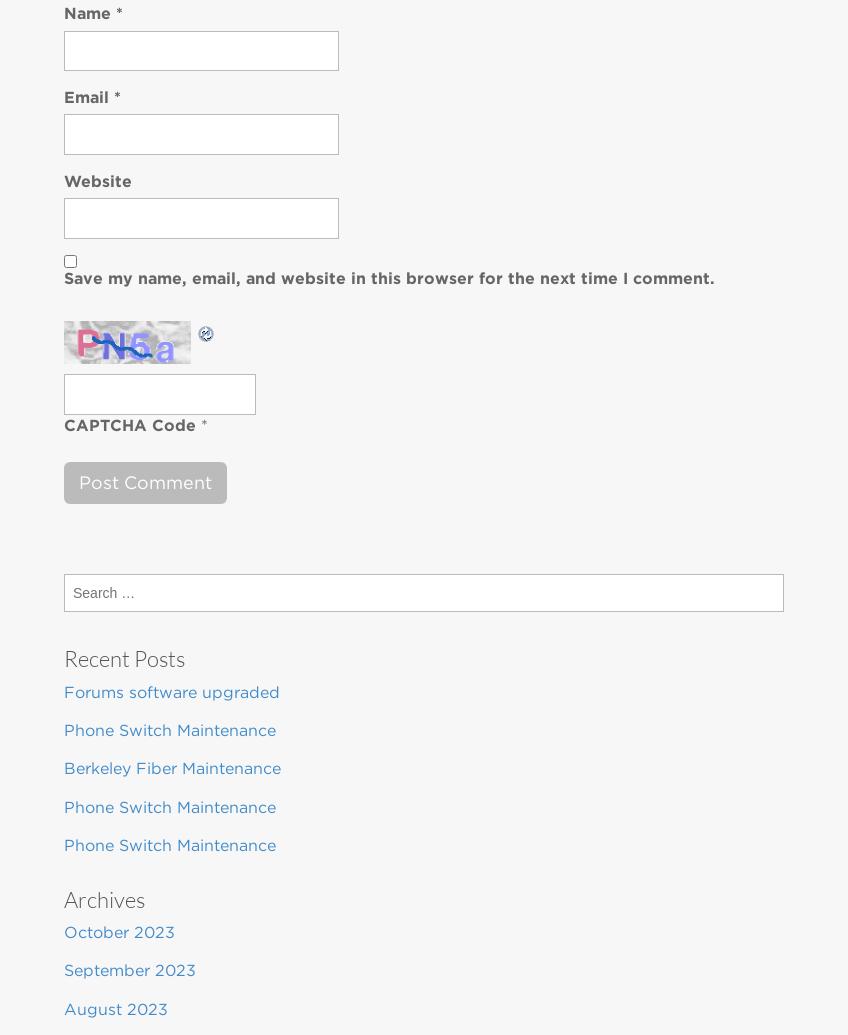 The height and width of the screenshot is (1035, 848). I want to click on 'Forums software upgraded', so click(64, 690).